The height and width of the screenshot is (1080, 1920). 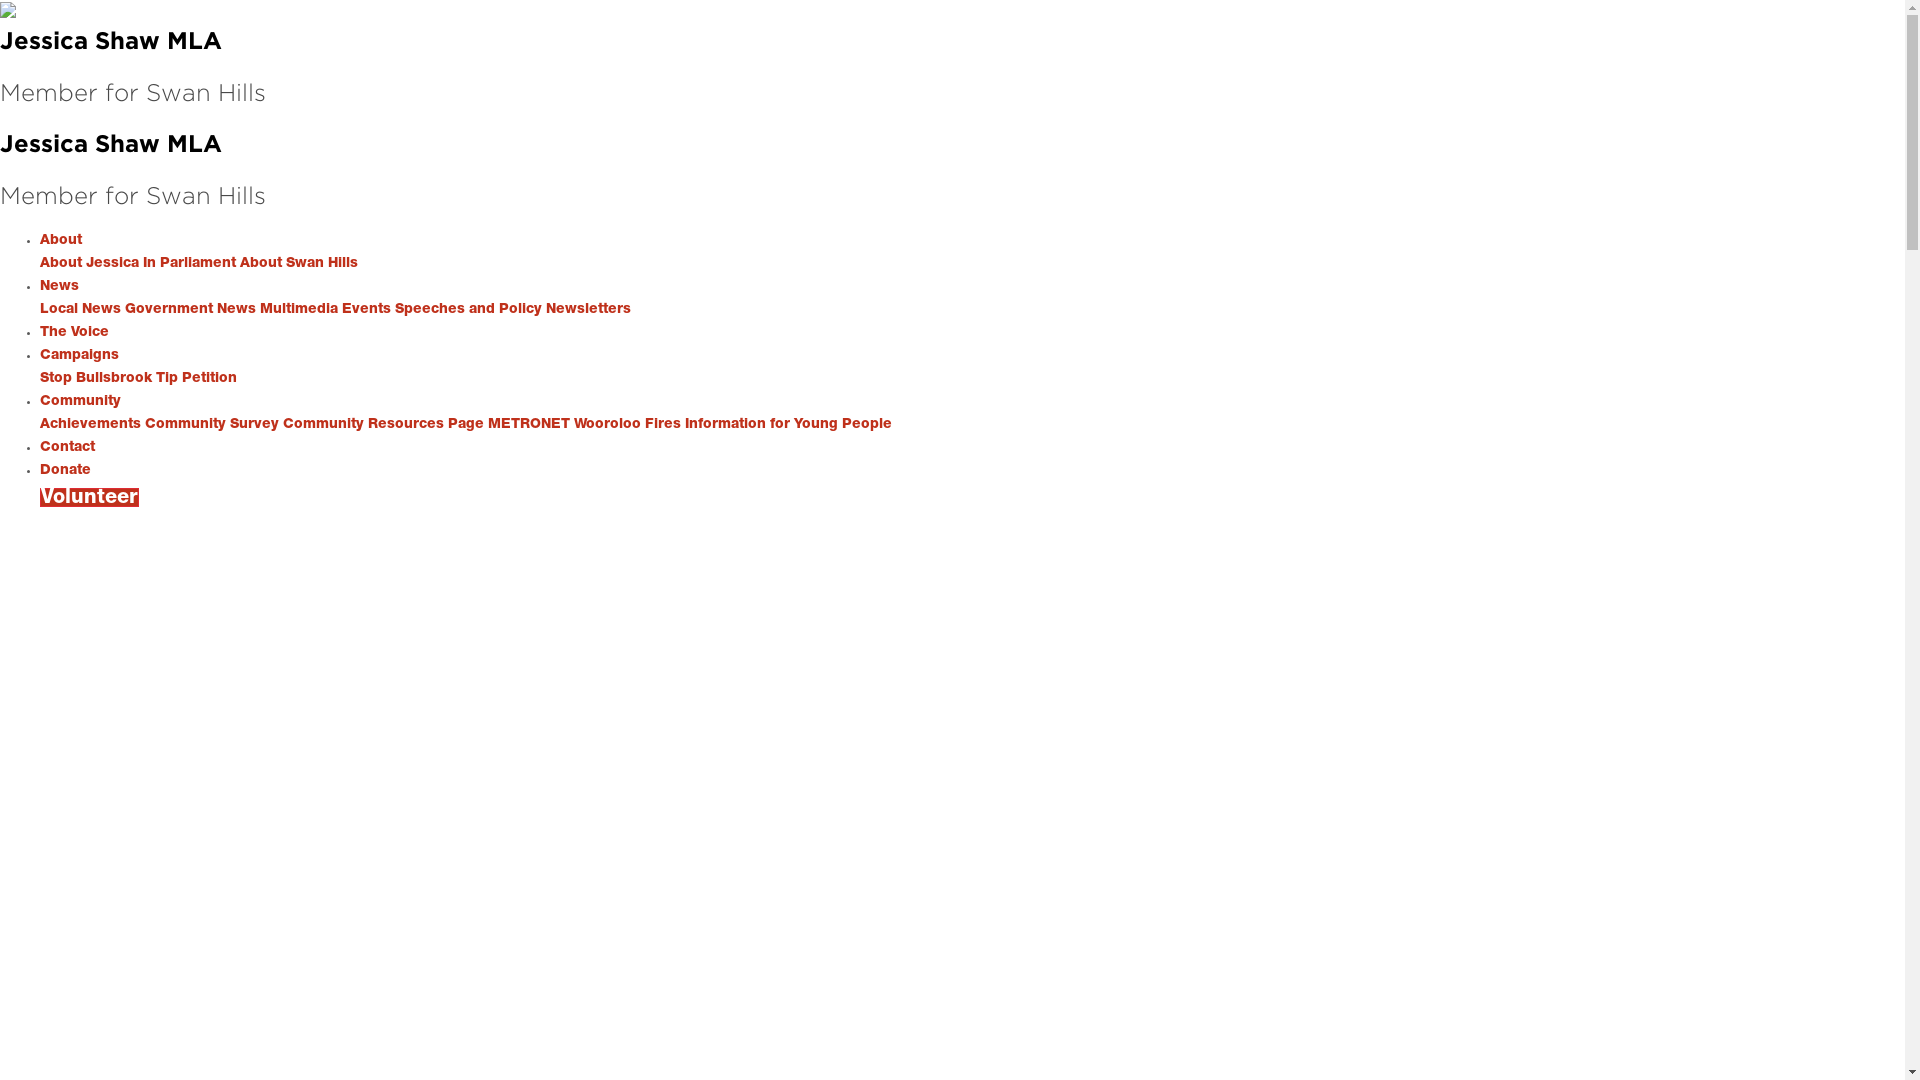 What do you see at coordinates (39, 308) in the screenshot?
I see `'Local News'` at bounding box center [39, 308].